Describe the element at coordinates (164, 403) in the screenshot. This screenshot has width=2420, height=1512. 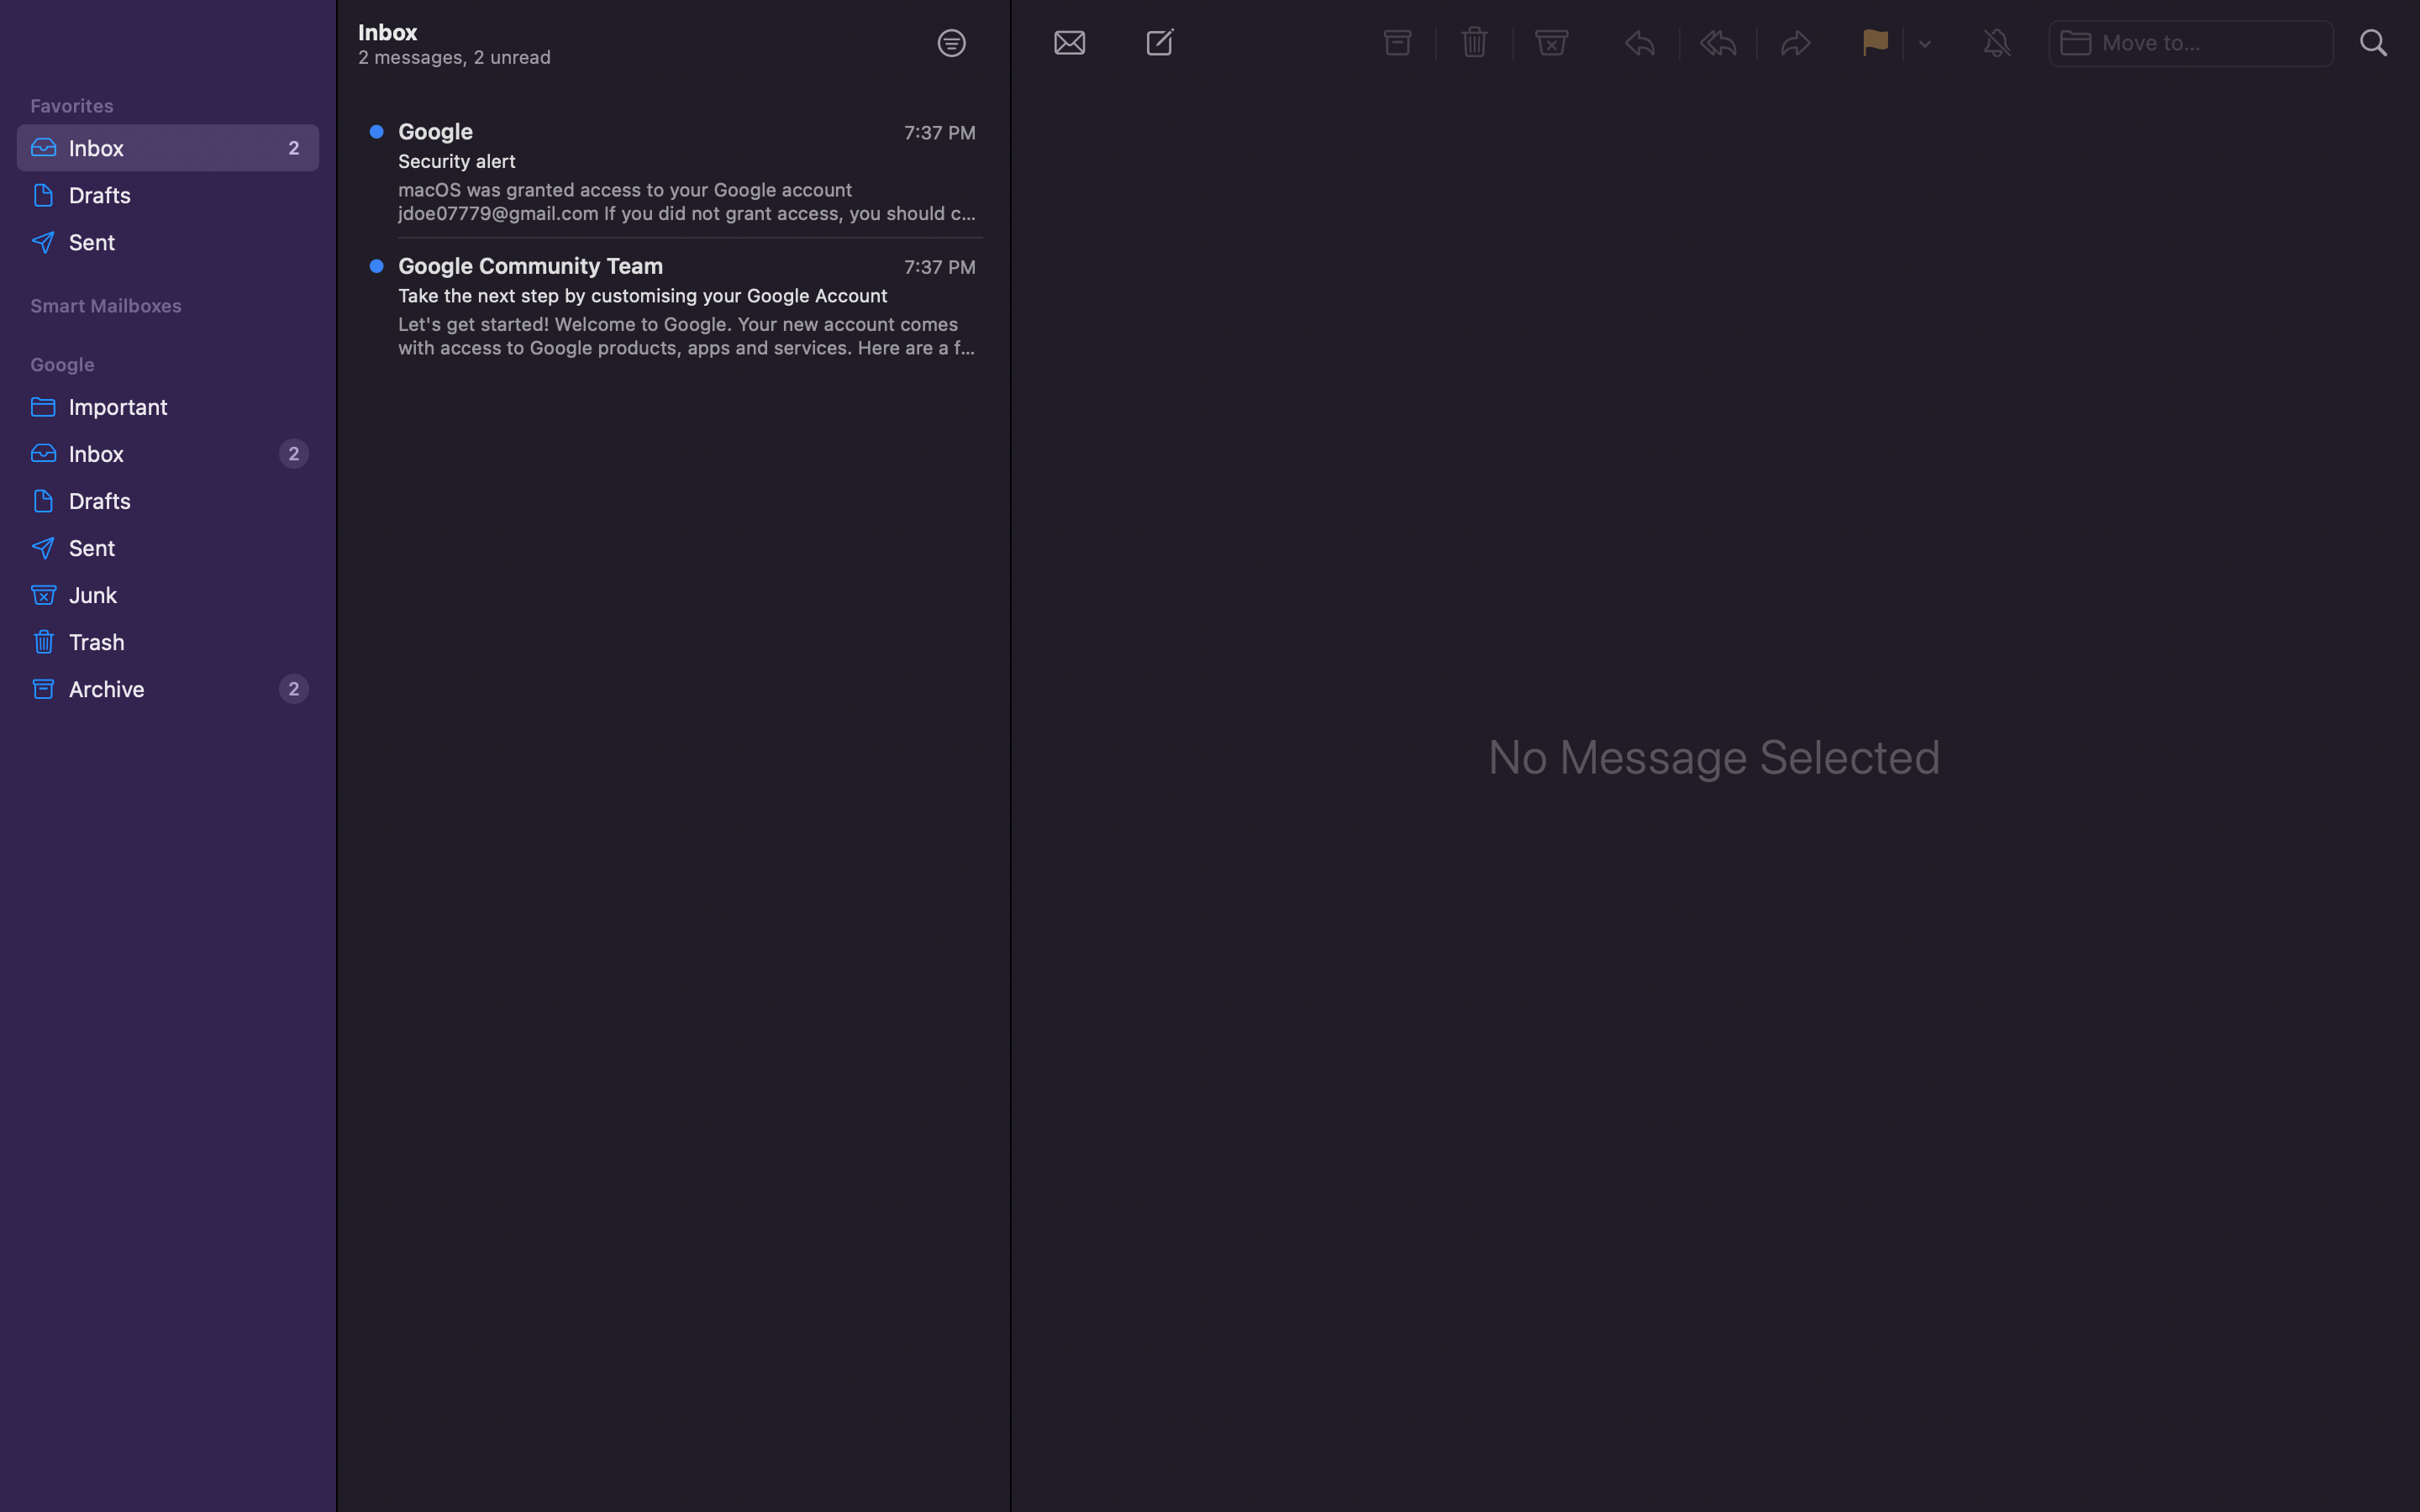
I see `the mail marked as important` at that location.